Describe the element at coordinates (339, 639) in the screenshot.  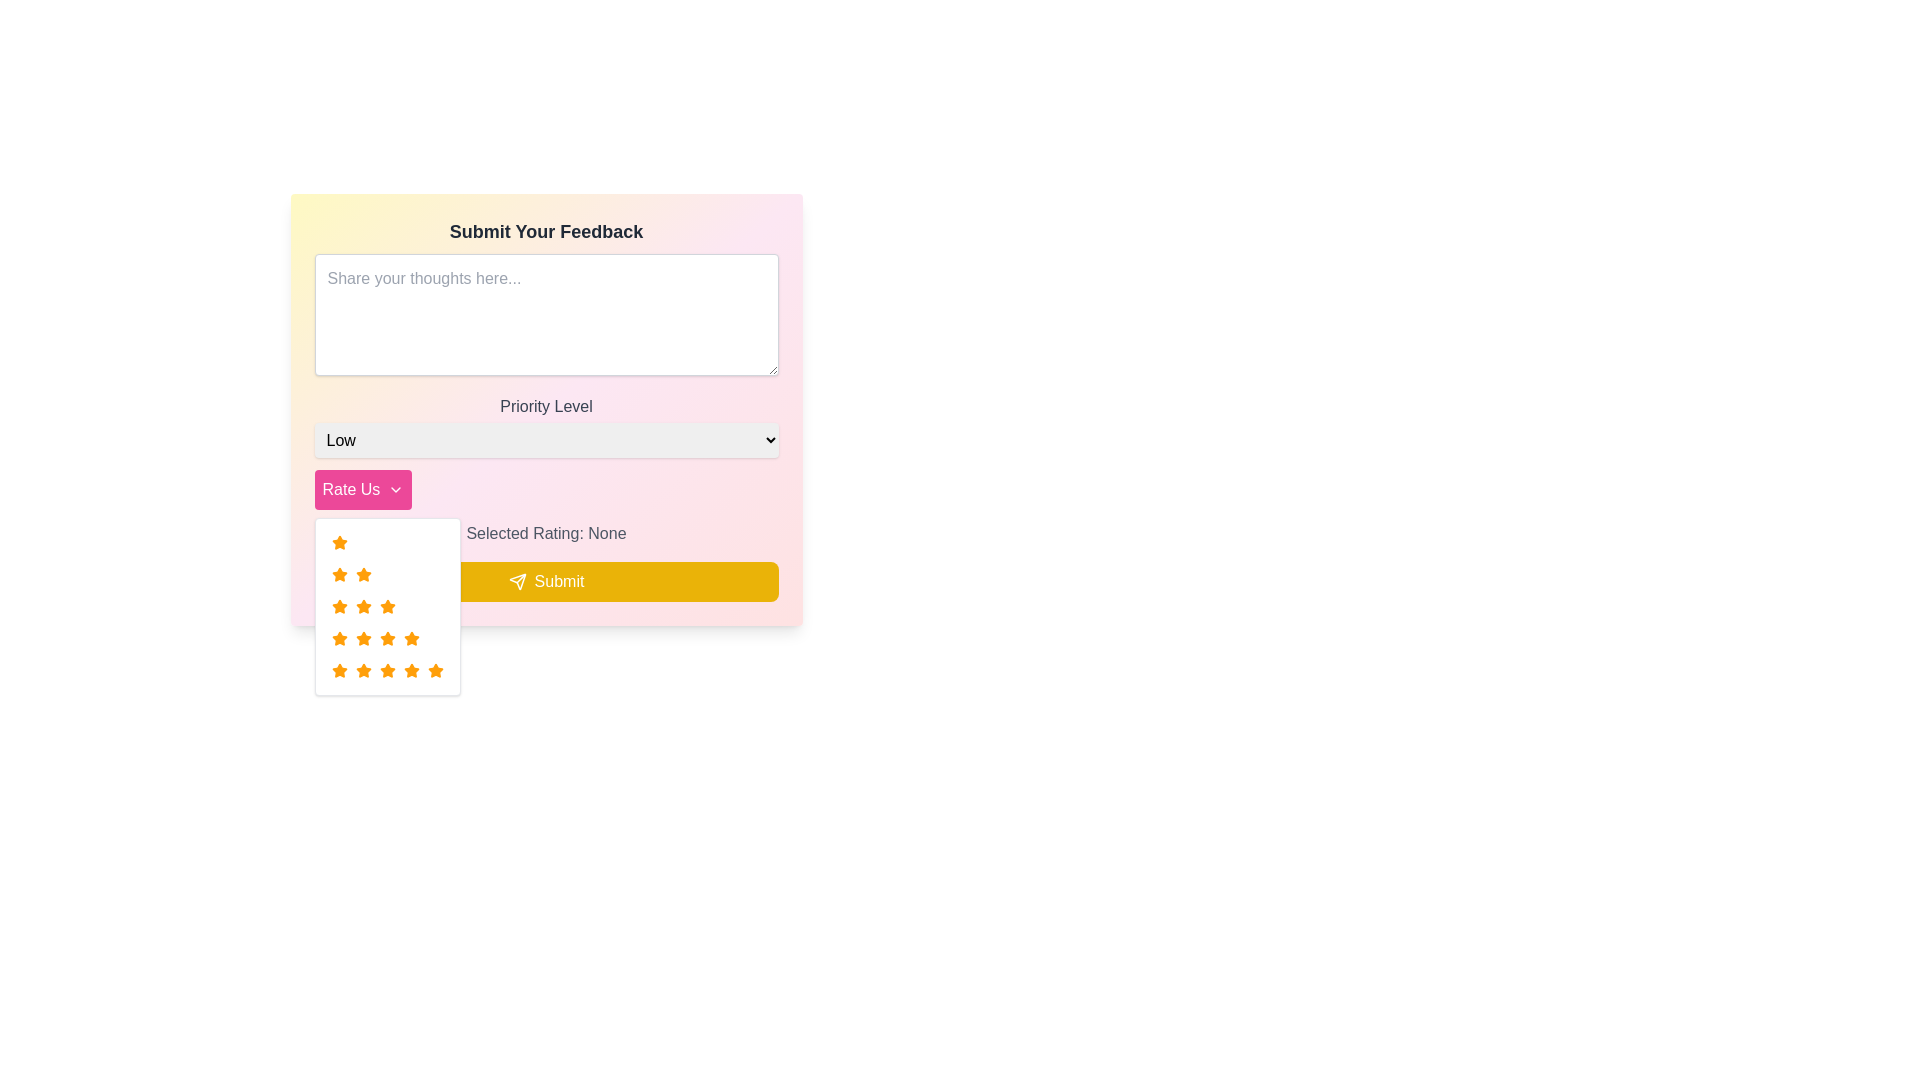
I see `the distinct bright orange star-shaped icon located` at that location.